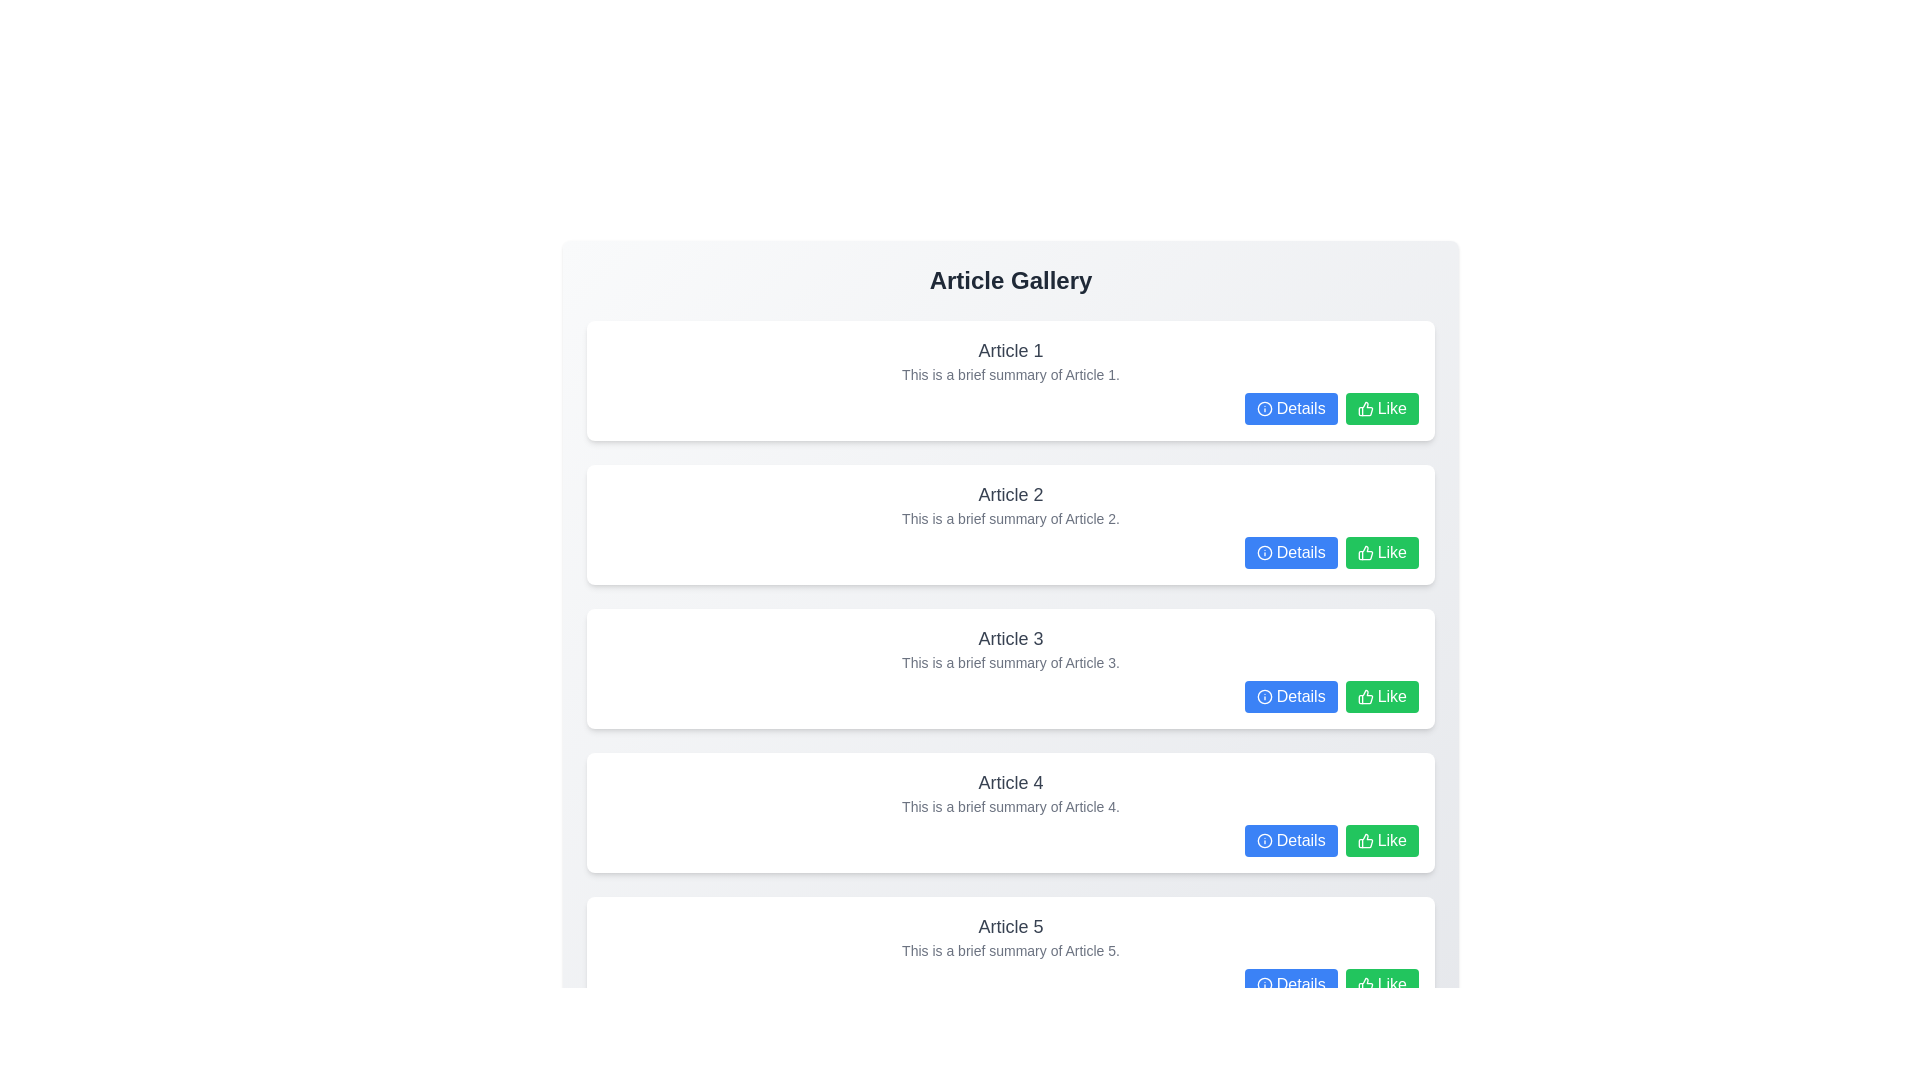 Image resolution: width=1920 pixels, height=1080 pixels. Describe the element at coordinates (1364, 983) in the screenshot. I see `the thumbs-up icon within the 'Like' button of 'Article 5'` at that location.